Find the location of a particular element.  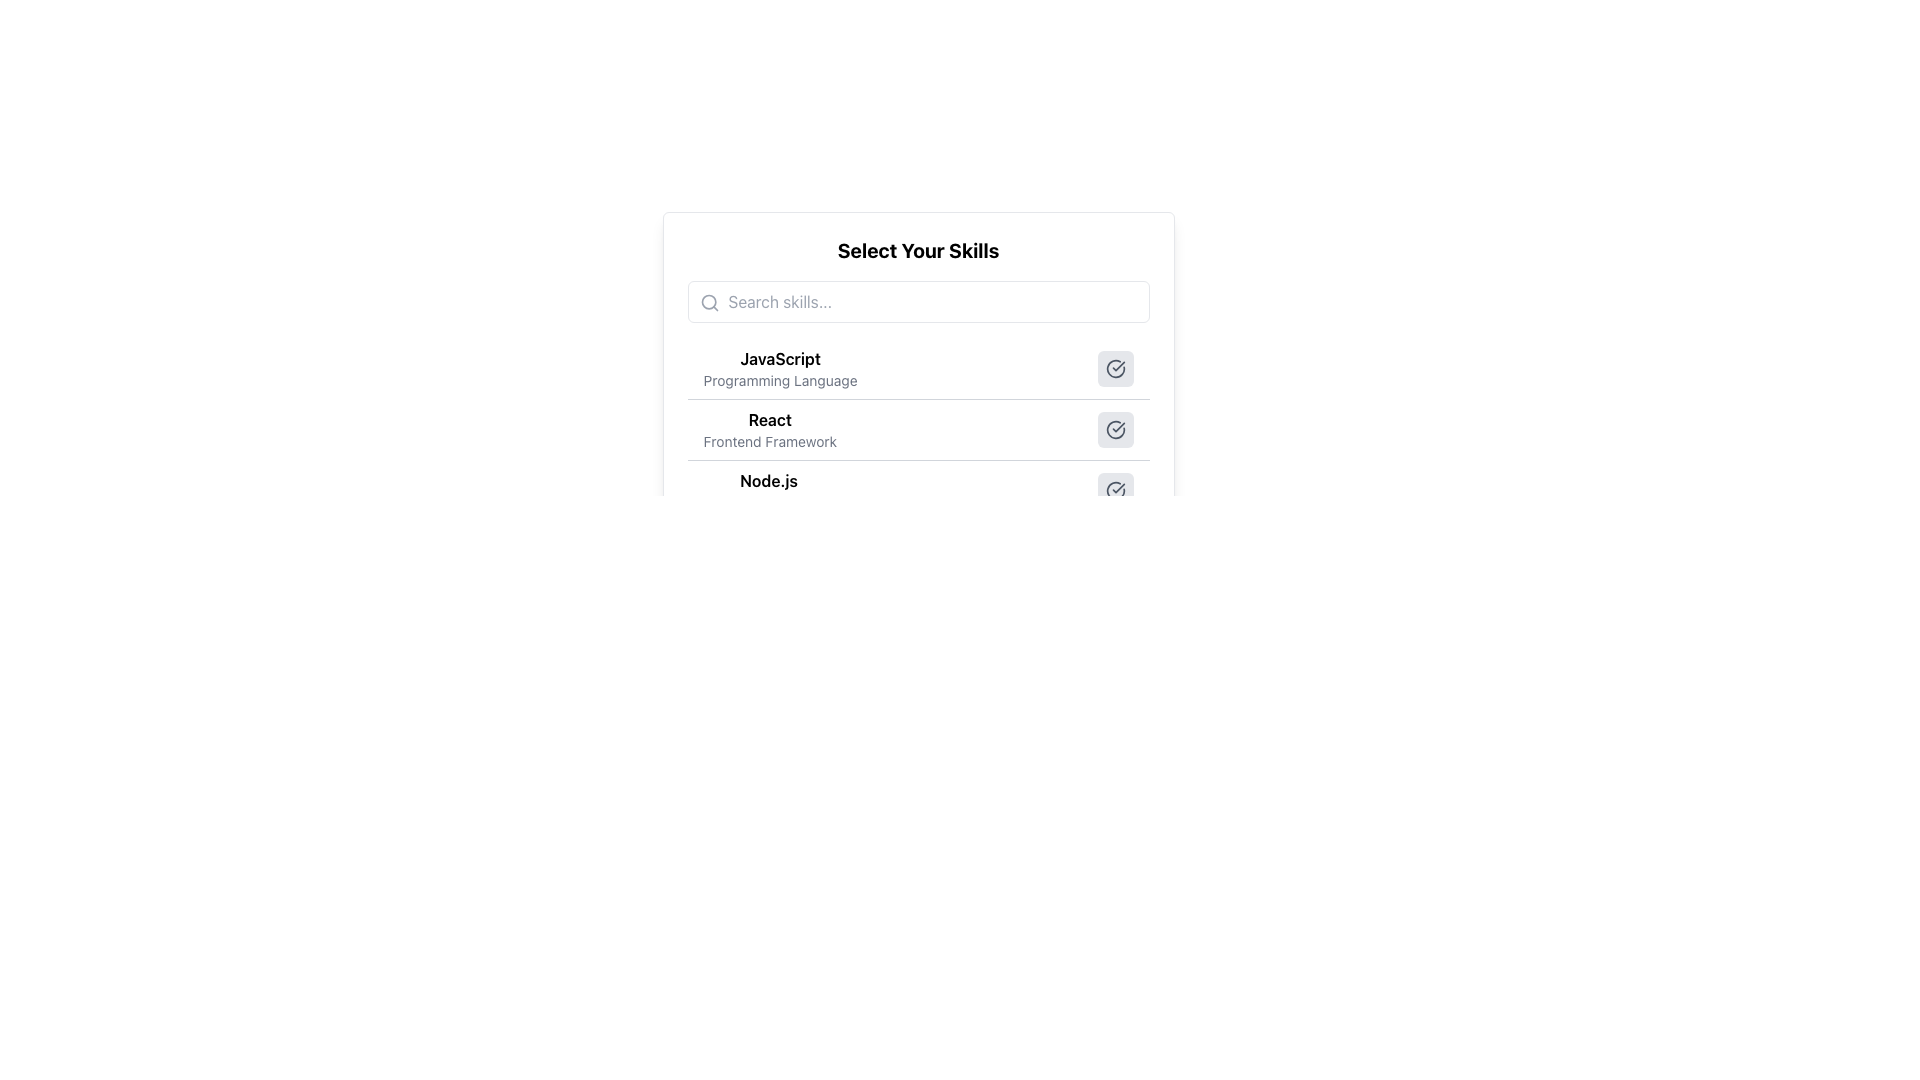

text label displaying 'JavaScript' which is bold and mid-size, positioned above the smaller grayish text 'Programming Language' is located at coordinates (779, 357).